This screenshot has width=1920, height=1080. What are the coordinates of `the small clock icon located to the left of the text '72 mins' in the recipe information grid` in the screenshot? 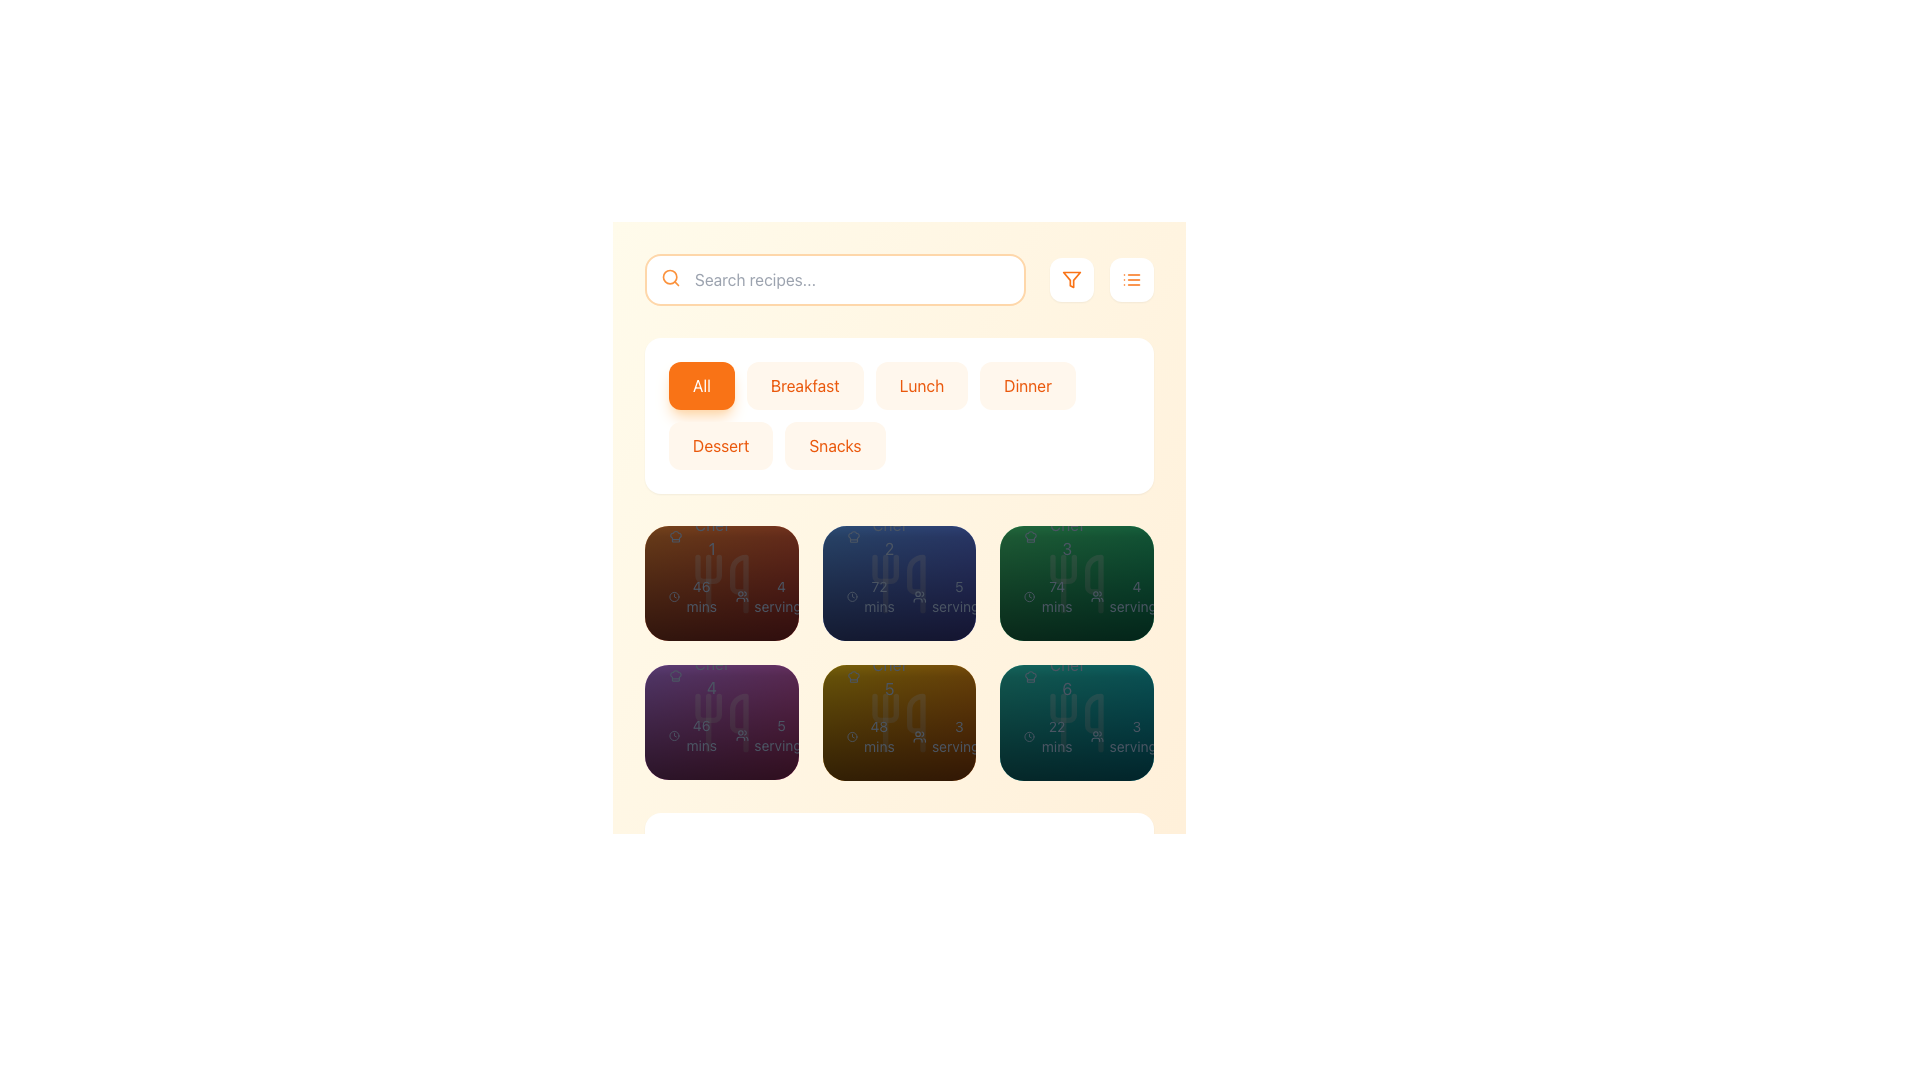 It's located at (852, 596).